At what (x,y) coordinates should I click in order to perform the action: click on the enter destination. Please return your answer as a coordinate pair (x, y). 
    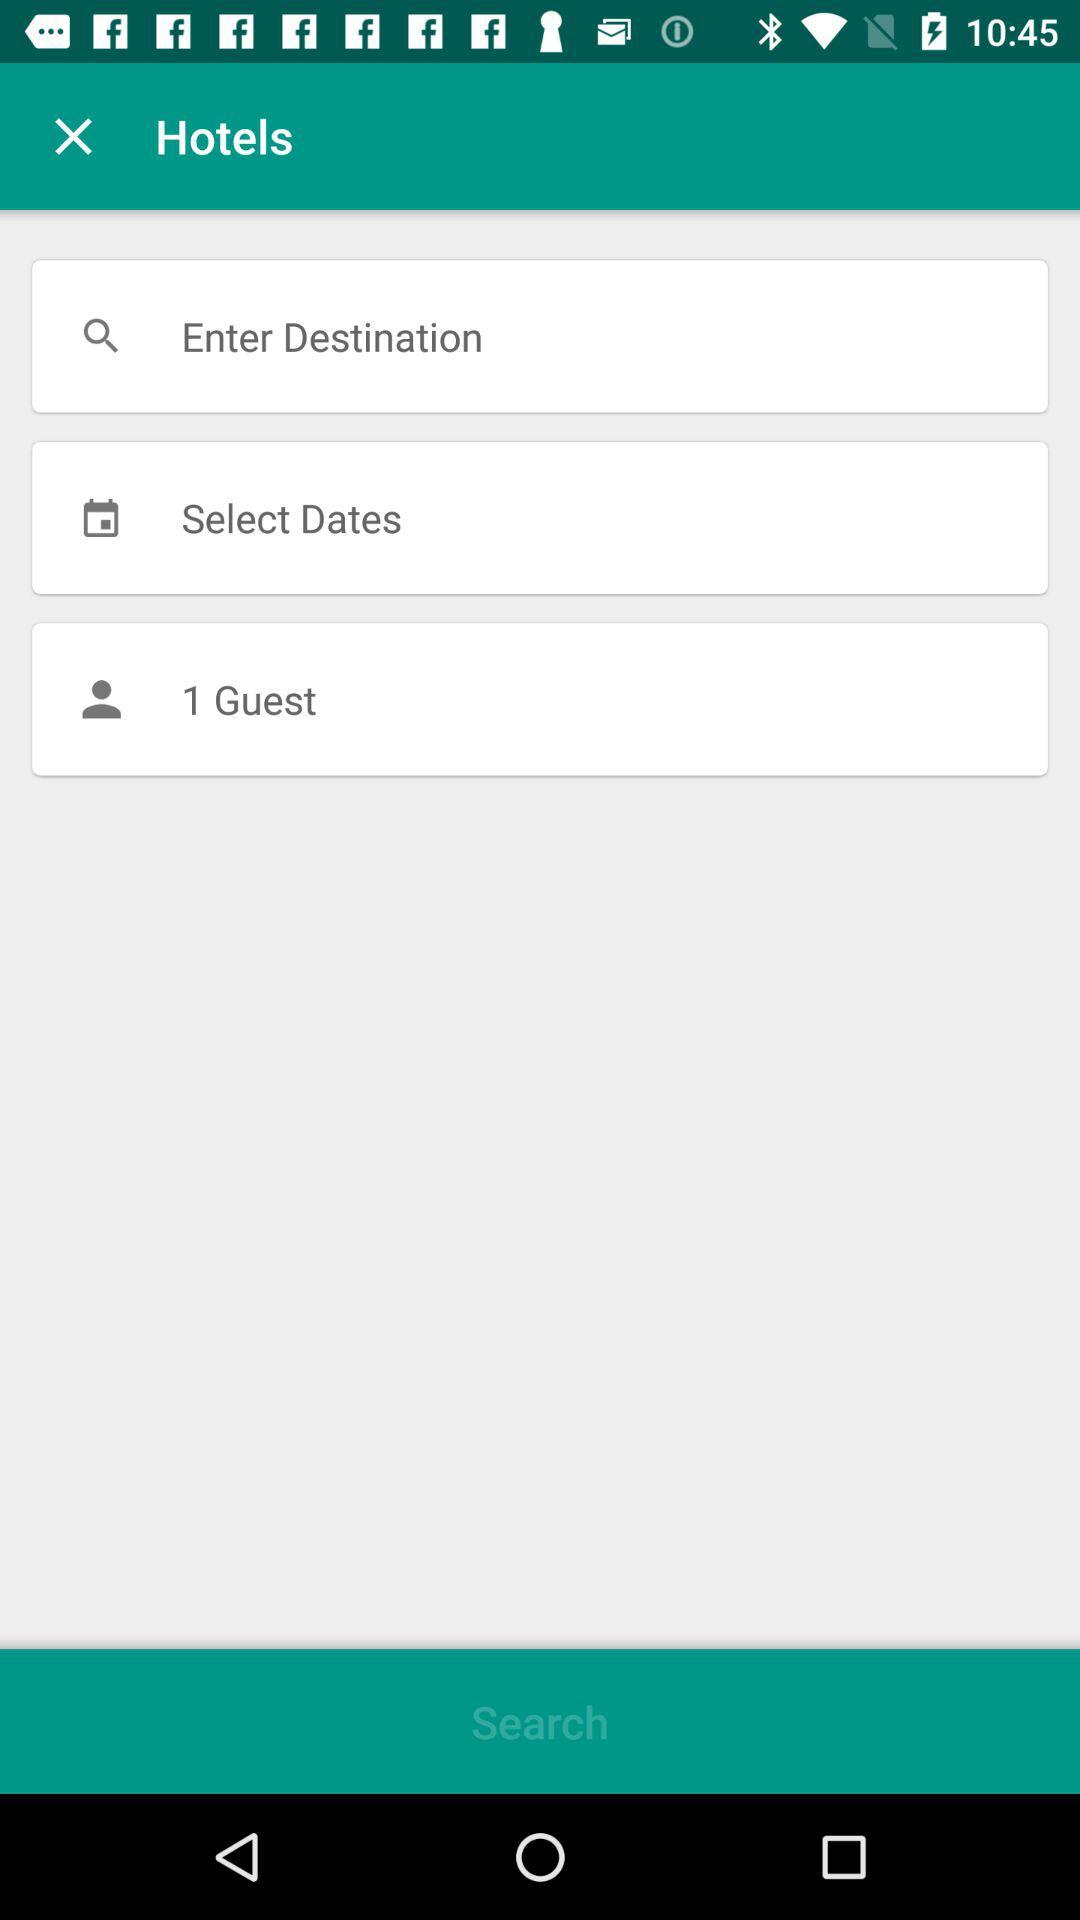
    Looking at the image, I should click on (540, 336).